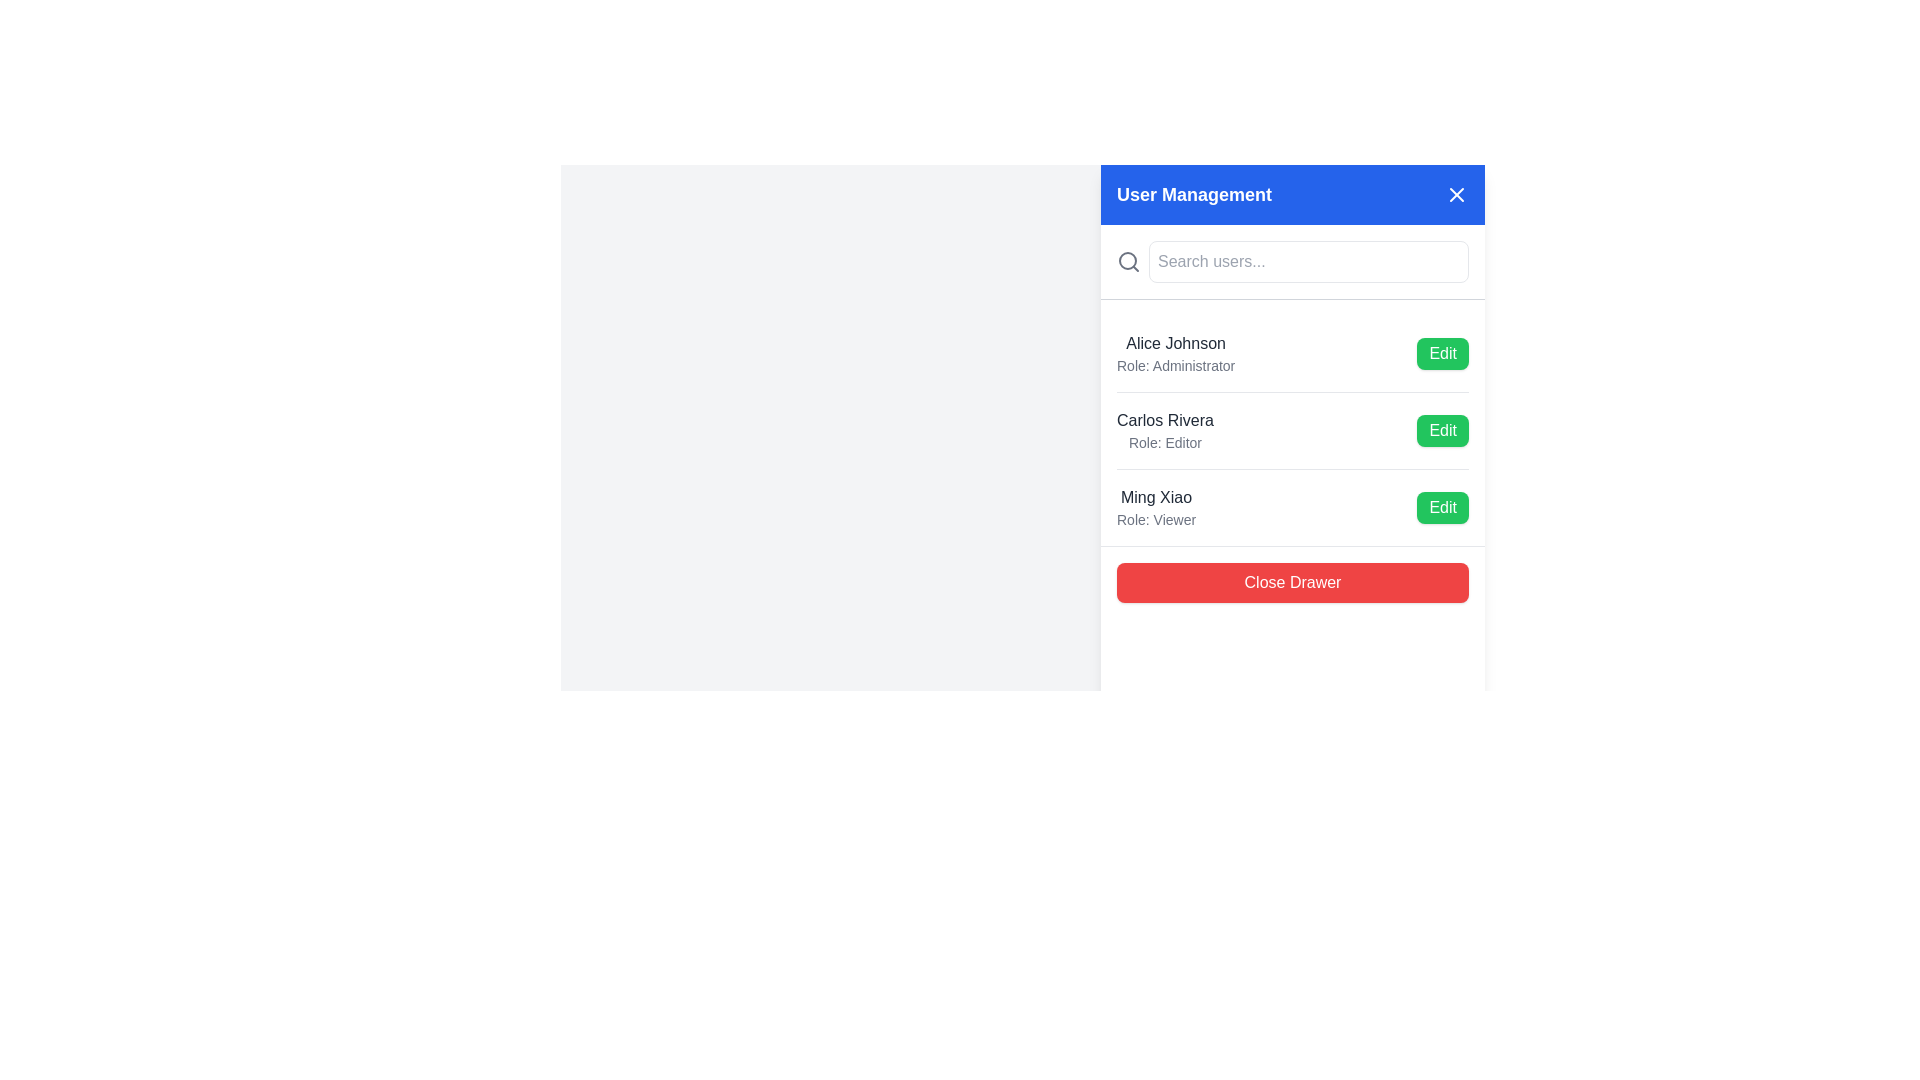 The width and height of the screenshot is (1920, 1080). I want to click on the close icon represented by an 'X' with white strokes on a blue background, located in the top-right corner of the header section labeled 'User Management', so click(1457, 195).